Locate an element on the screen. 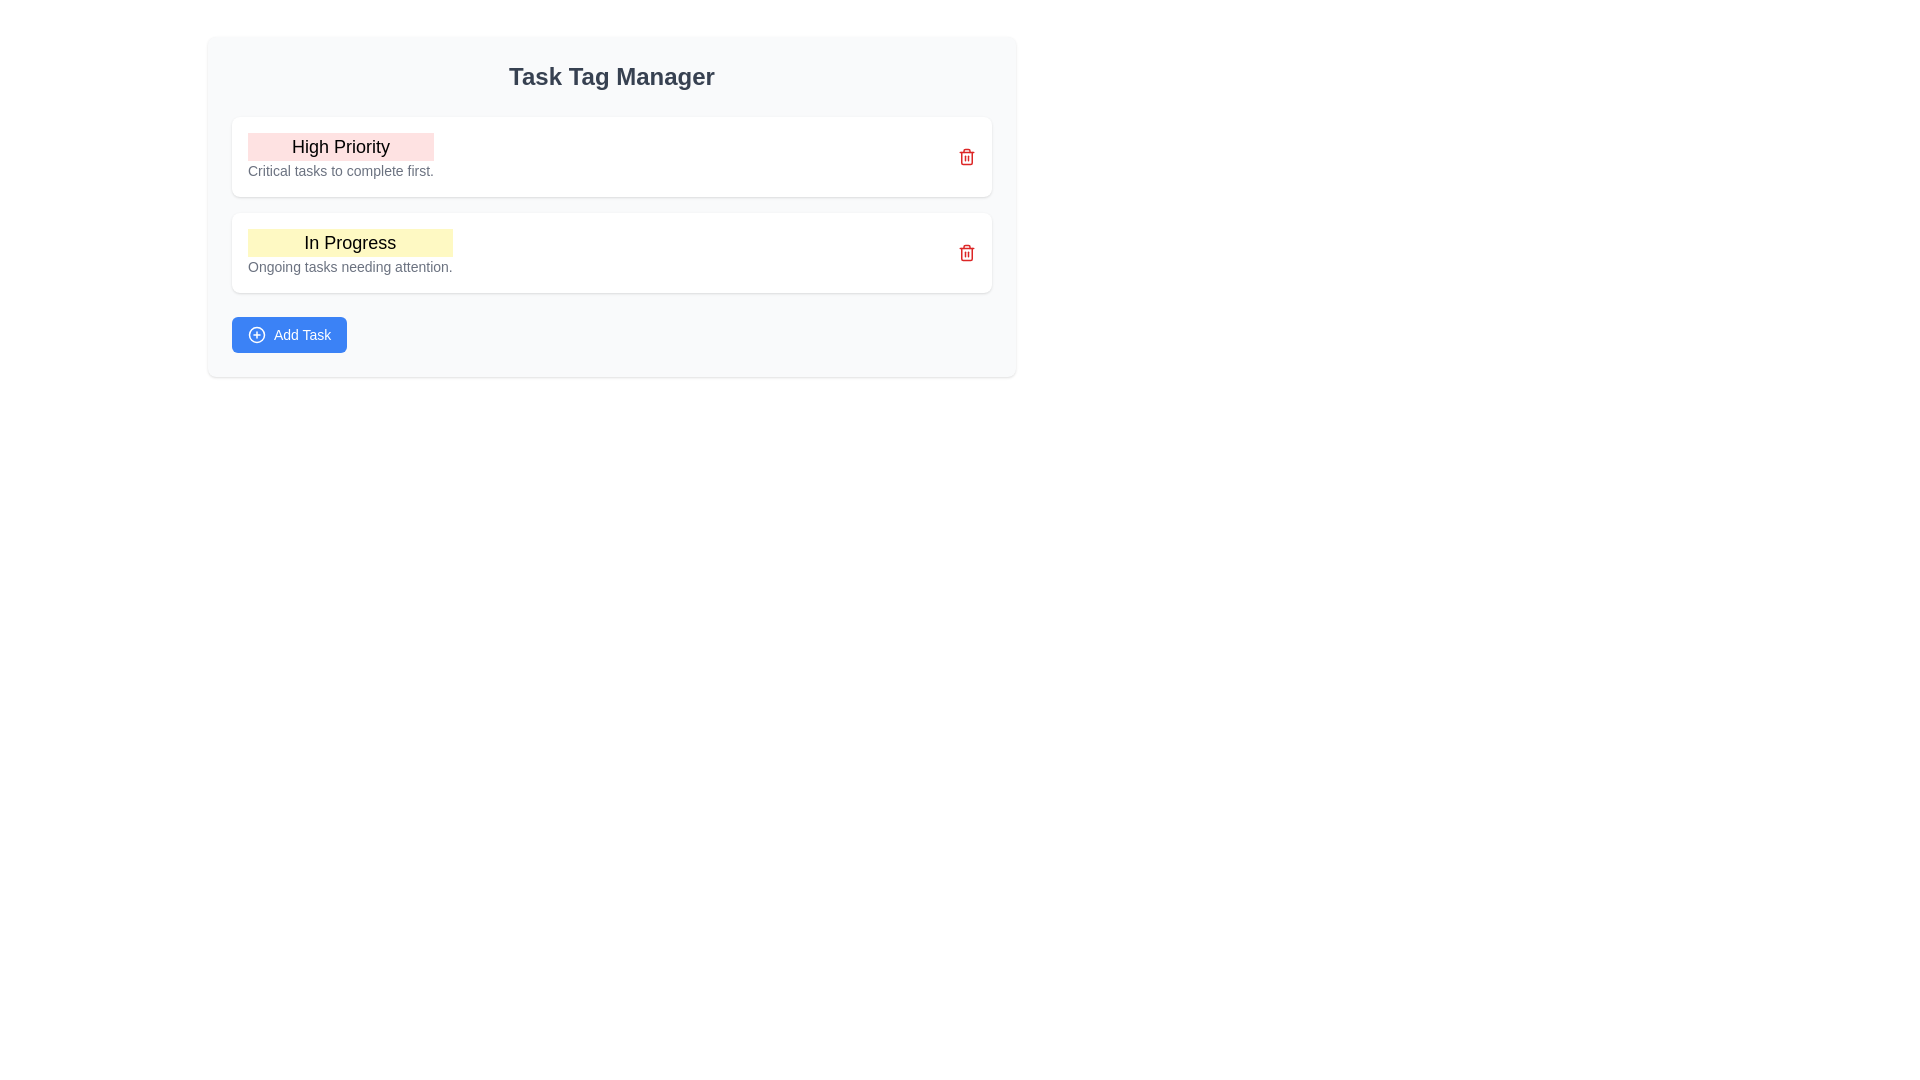 Image resolution: width=1920 pixels, height=1080 pixels. the icon that visually indicates the action of adding or creating something, located inside the blue 'Add Task' button at the bottom left of the content area is located at coordinates (256, 334).